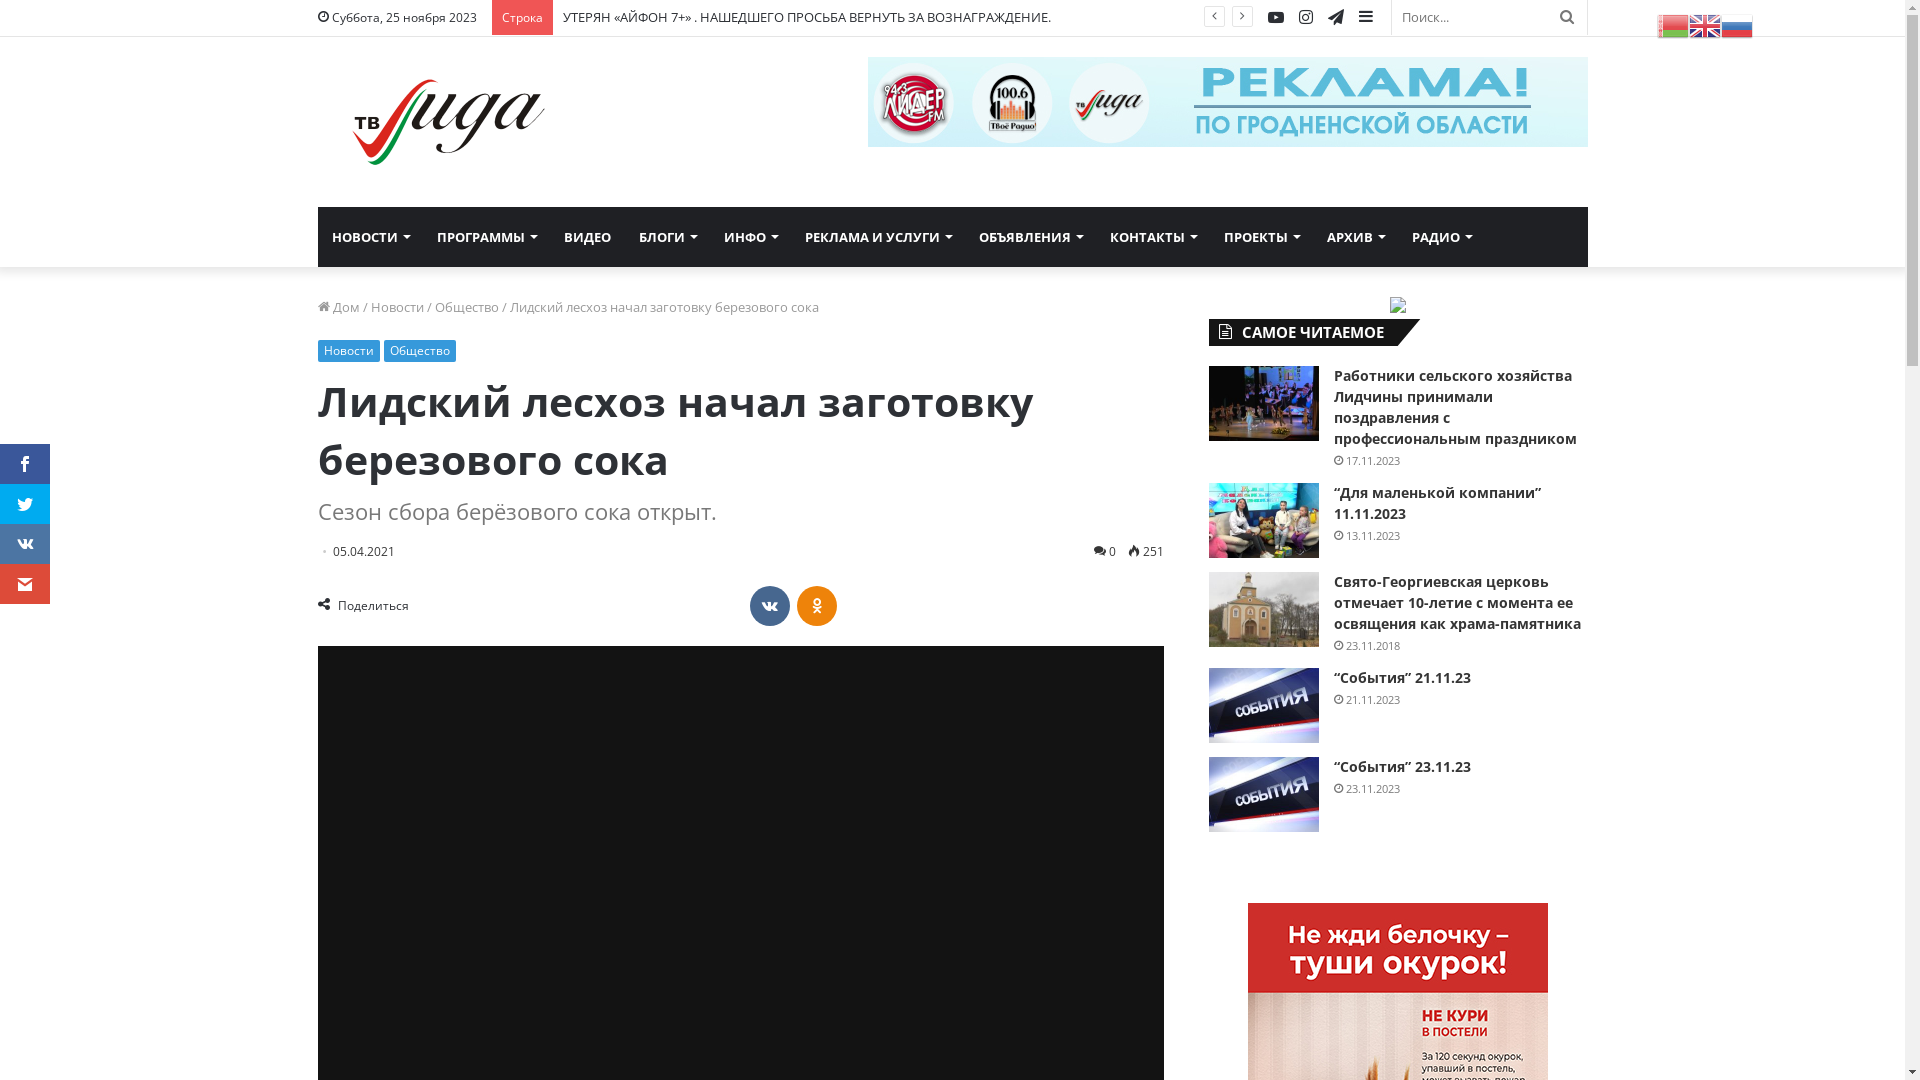 The image size is (1920, 1080). I want to click on 'YouTube', so click(1274, 18).